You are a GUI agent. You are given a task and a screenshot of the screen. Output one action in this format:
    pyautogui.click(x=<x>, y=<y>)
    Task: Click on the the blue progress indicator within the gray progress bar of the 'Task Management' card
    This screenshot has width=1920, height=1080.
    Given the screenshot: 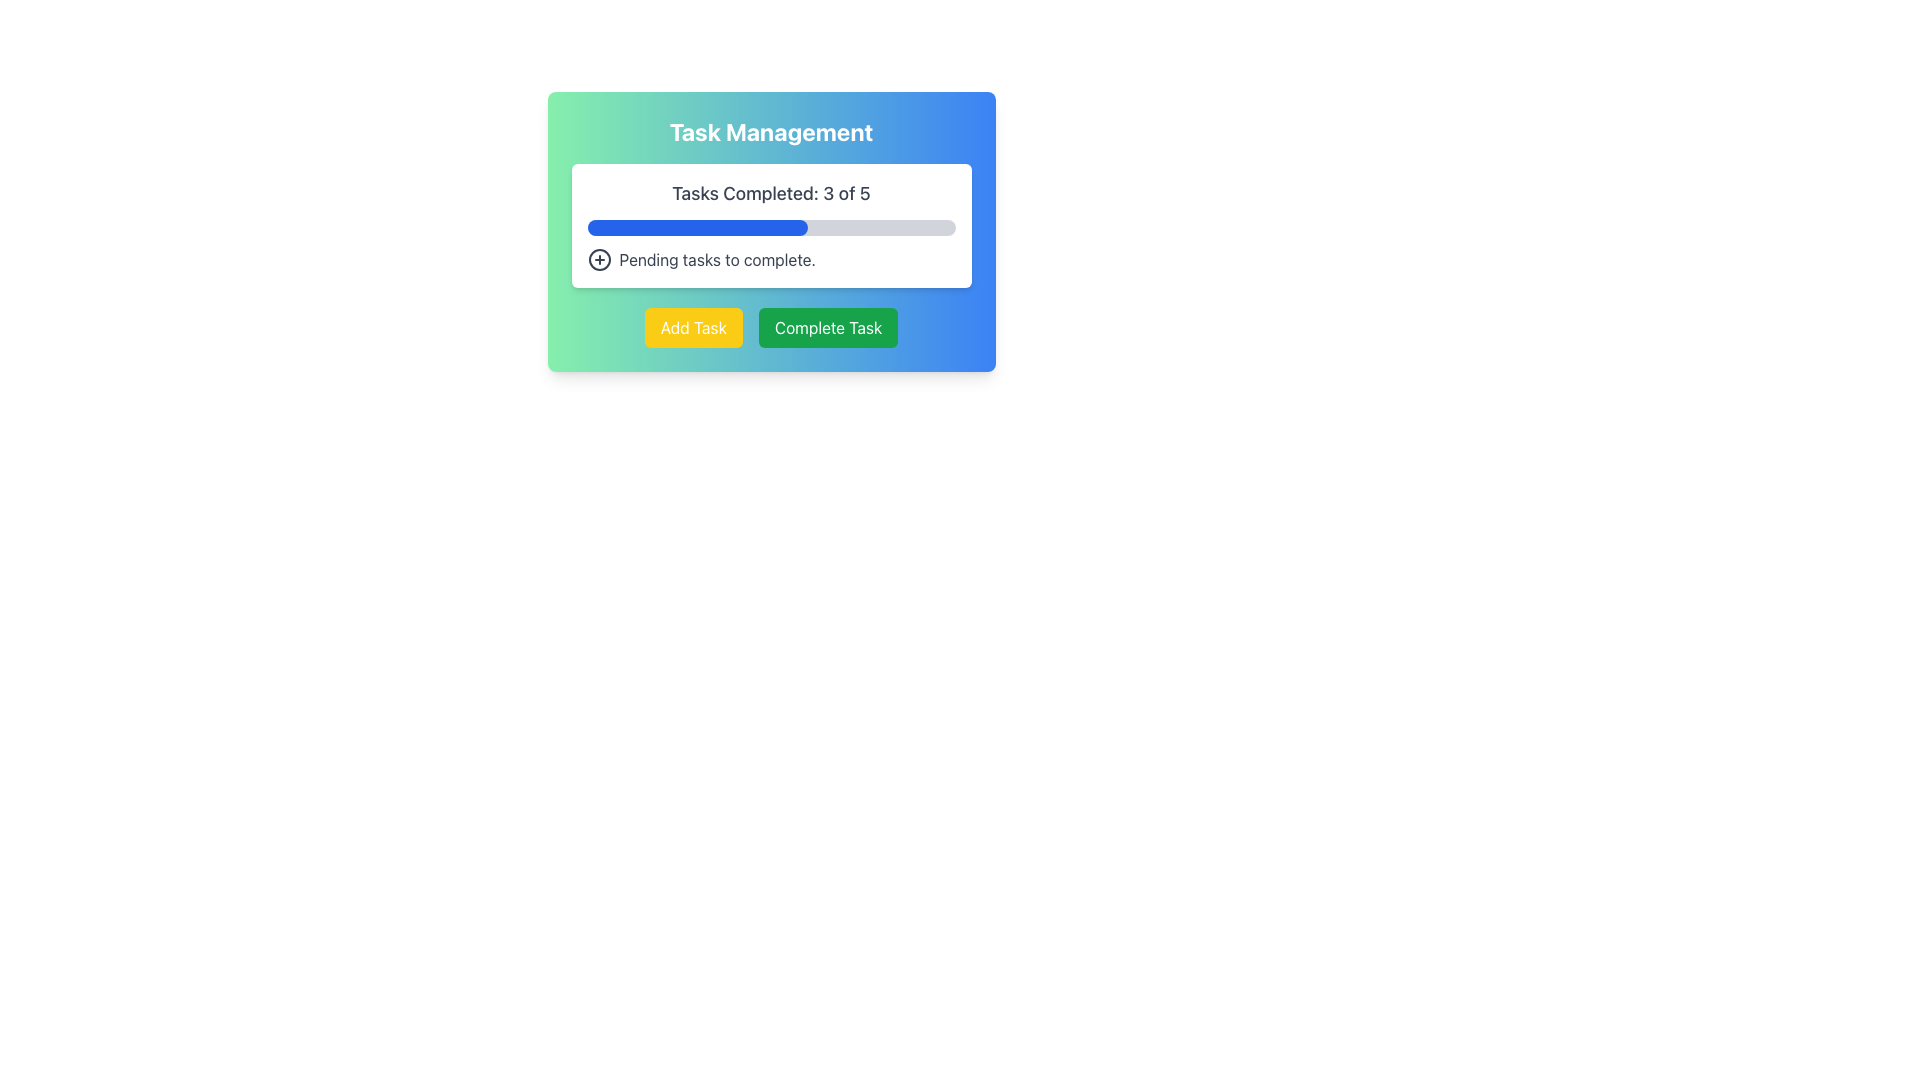 What is the action you would take?
    pyautogui.click(x=697, y=226)
    